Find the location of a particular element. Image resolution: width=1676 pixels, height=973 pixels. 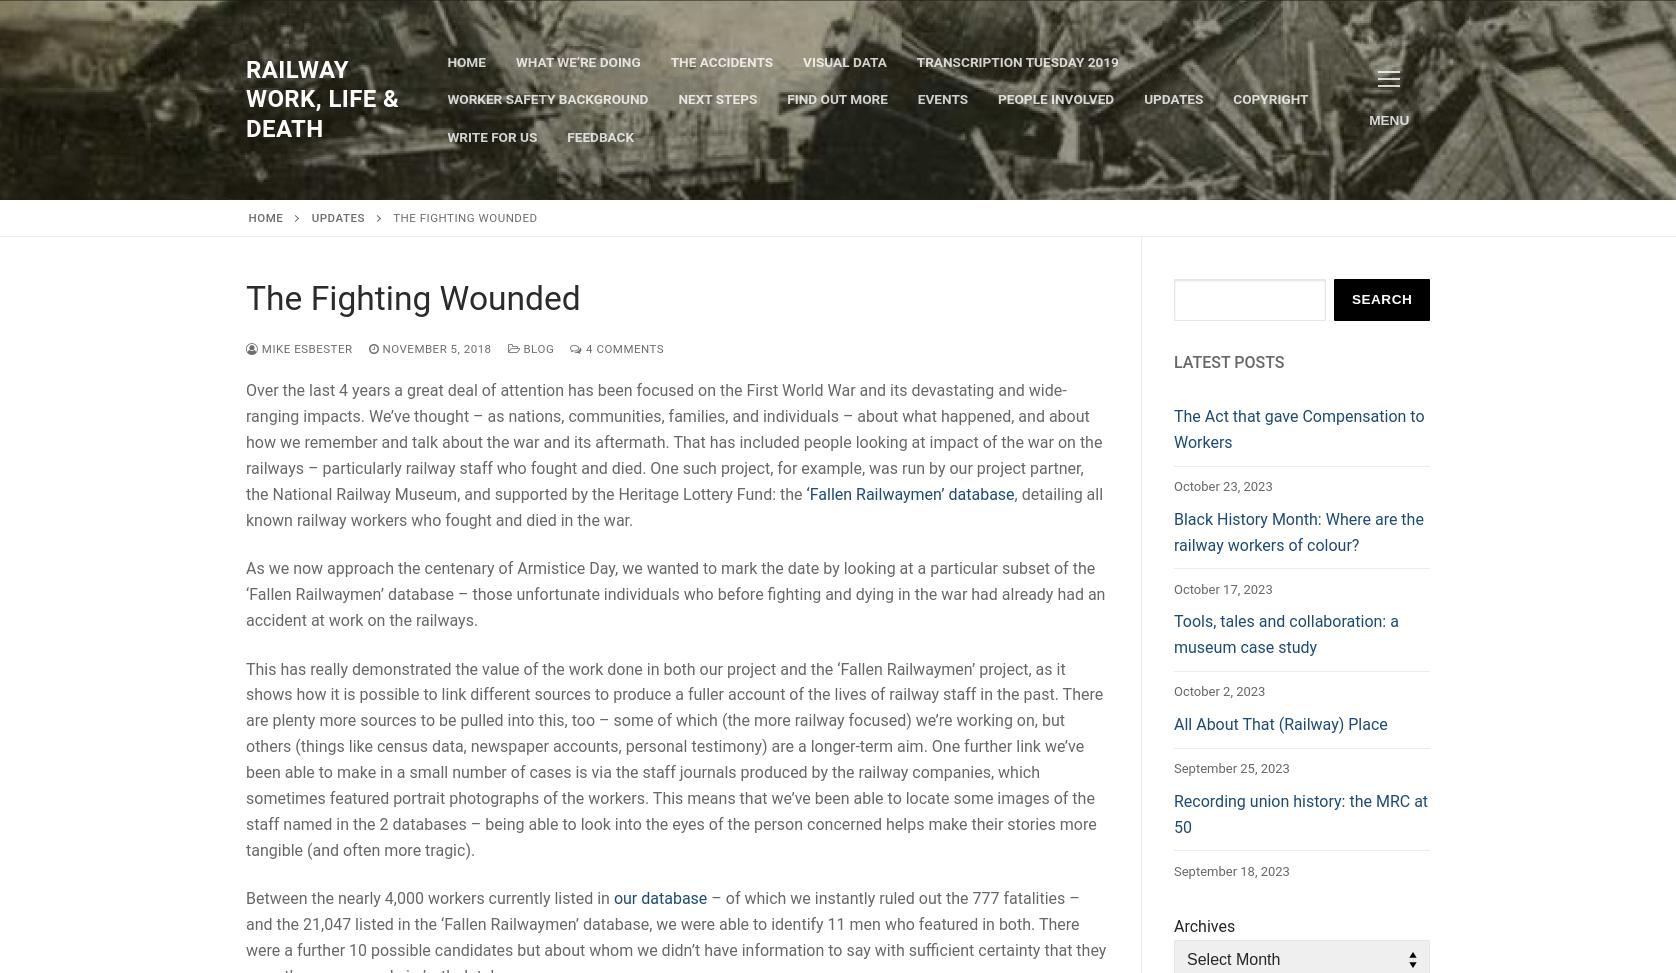

'The Accidents' is located at coordinates (720, 61).